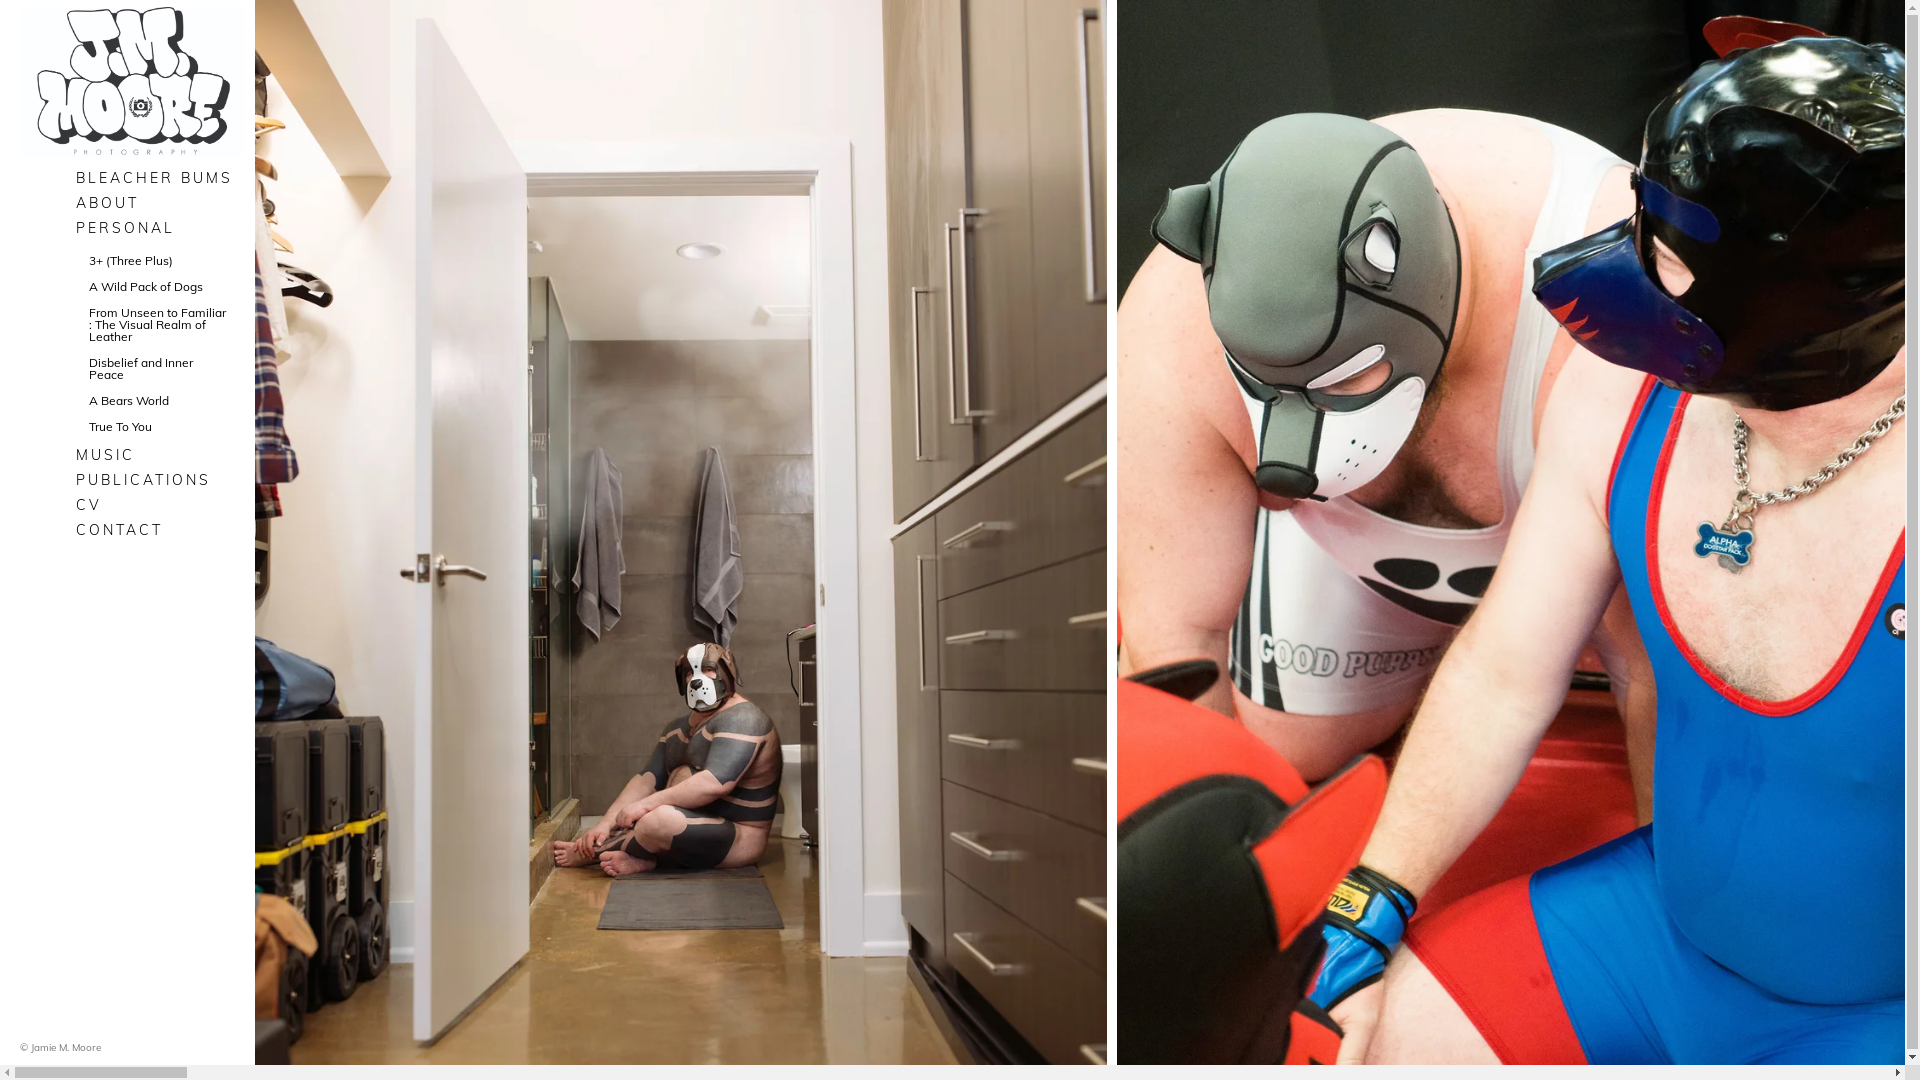 This screenshot has width=1920, height=1080. I want to click on 'PERSONAL', so click(156, 226).